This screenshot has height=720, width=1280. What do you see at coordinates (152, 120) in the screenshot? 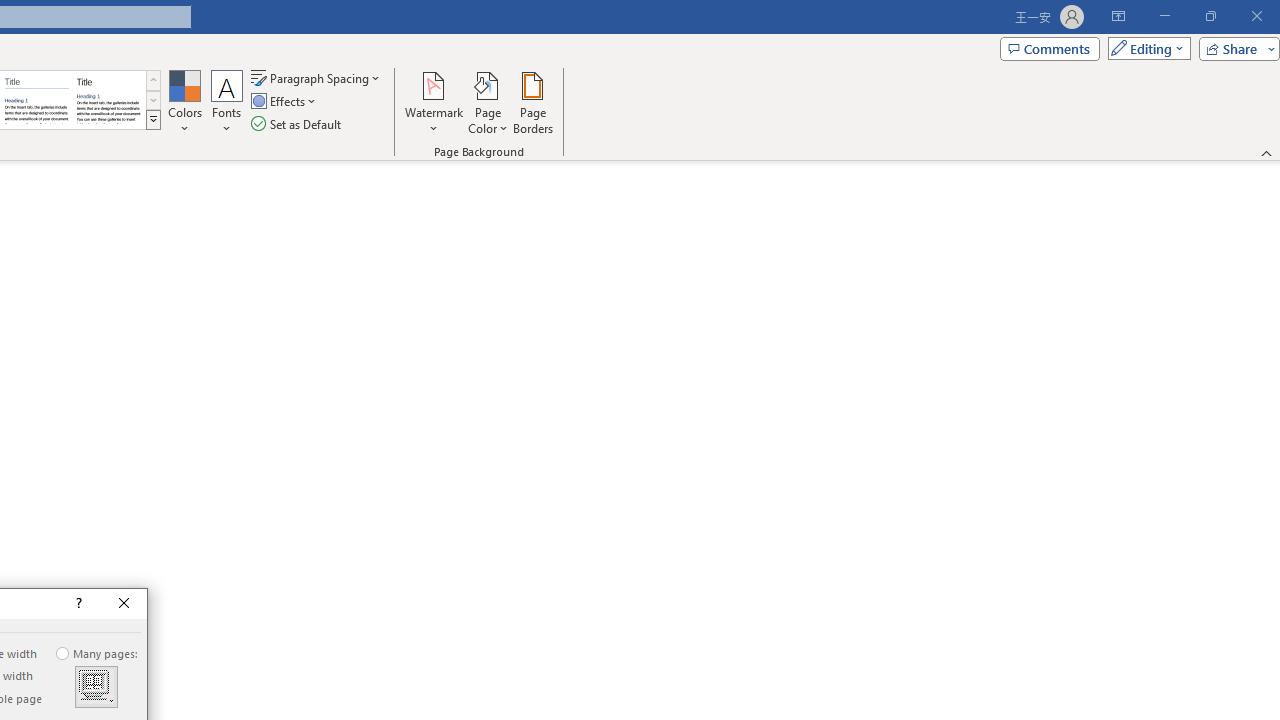
I see `'Style Set'` at bounding box center [152, 120].